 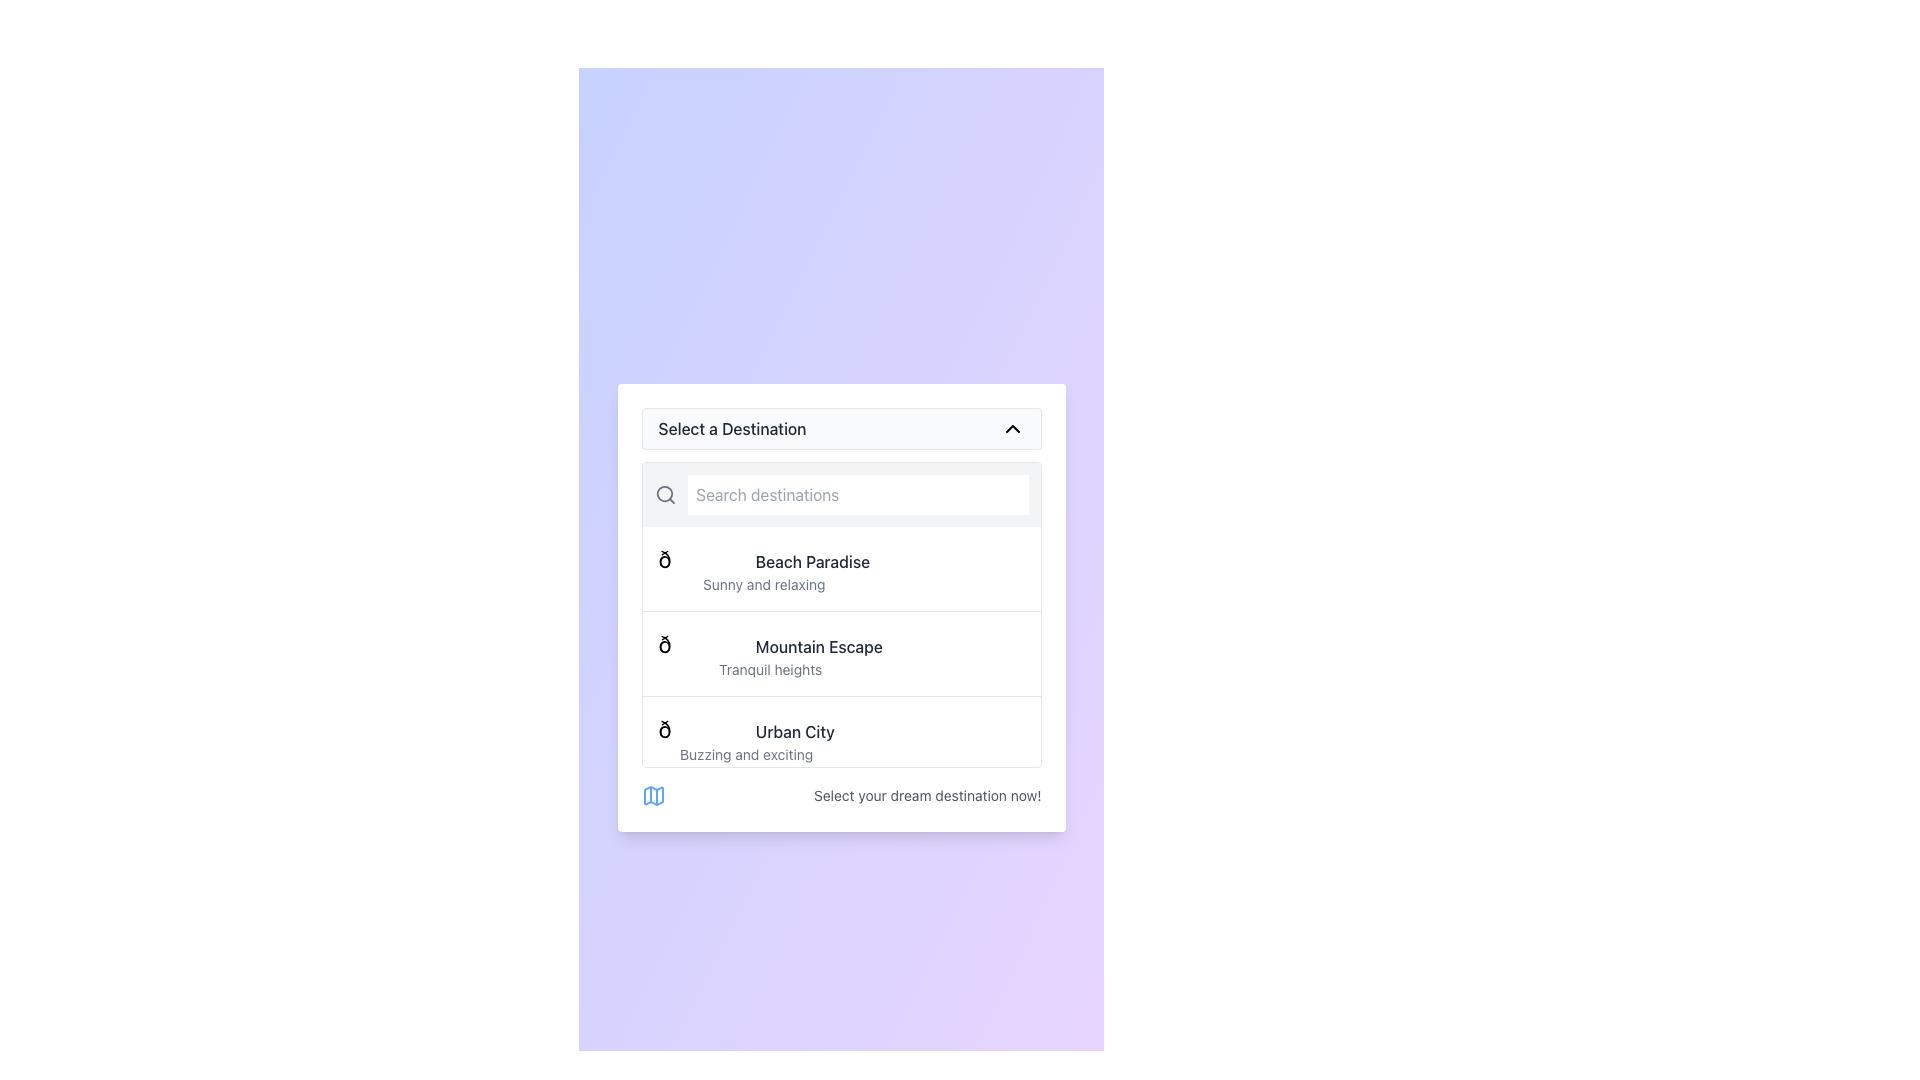 What do you see at coordinates (1012, 427) in the screenshot?
I see `the Chevron Down icon located to the far-right of the 'Select a Destination' label` at bounding box center [1012, 427].